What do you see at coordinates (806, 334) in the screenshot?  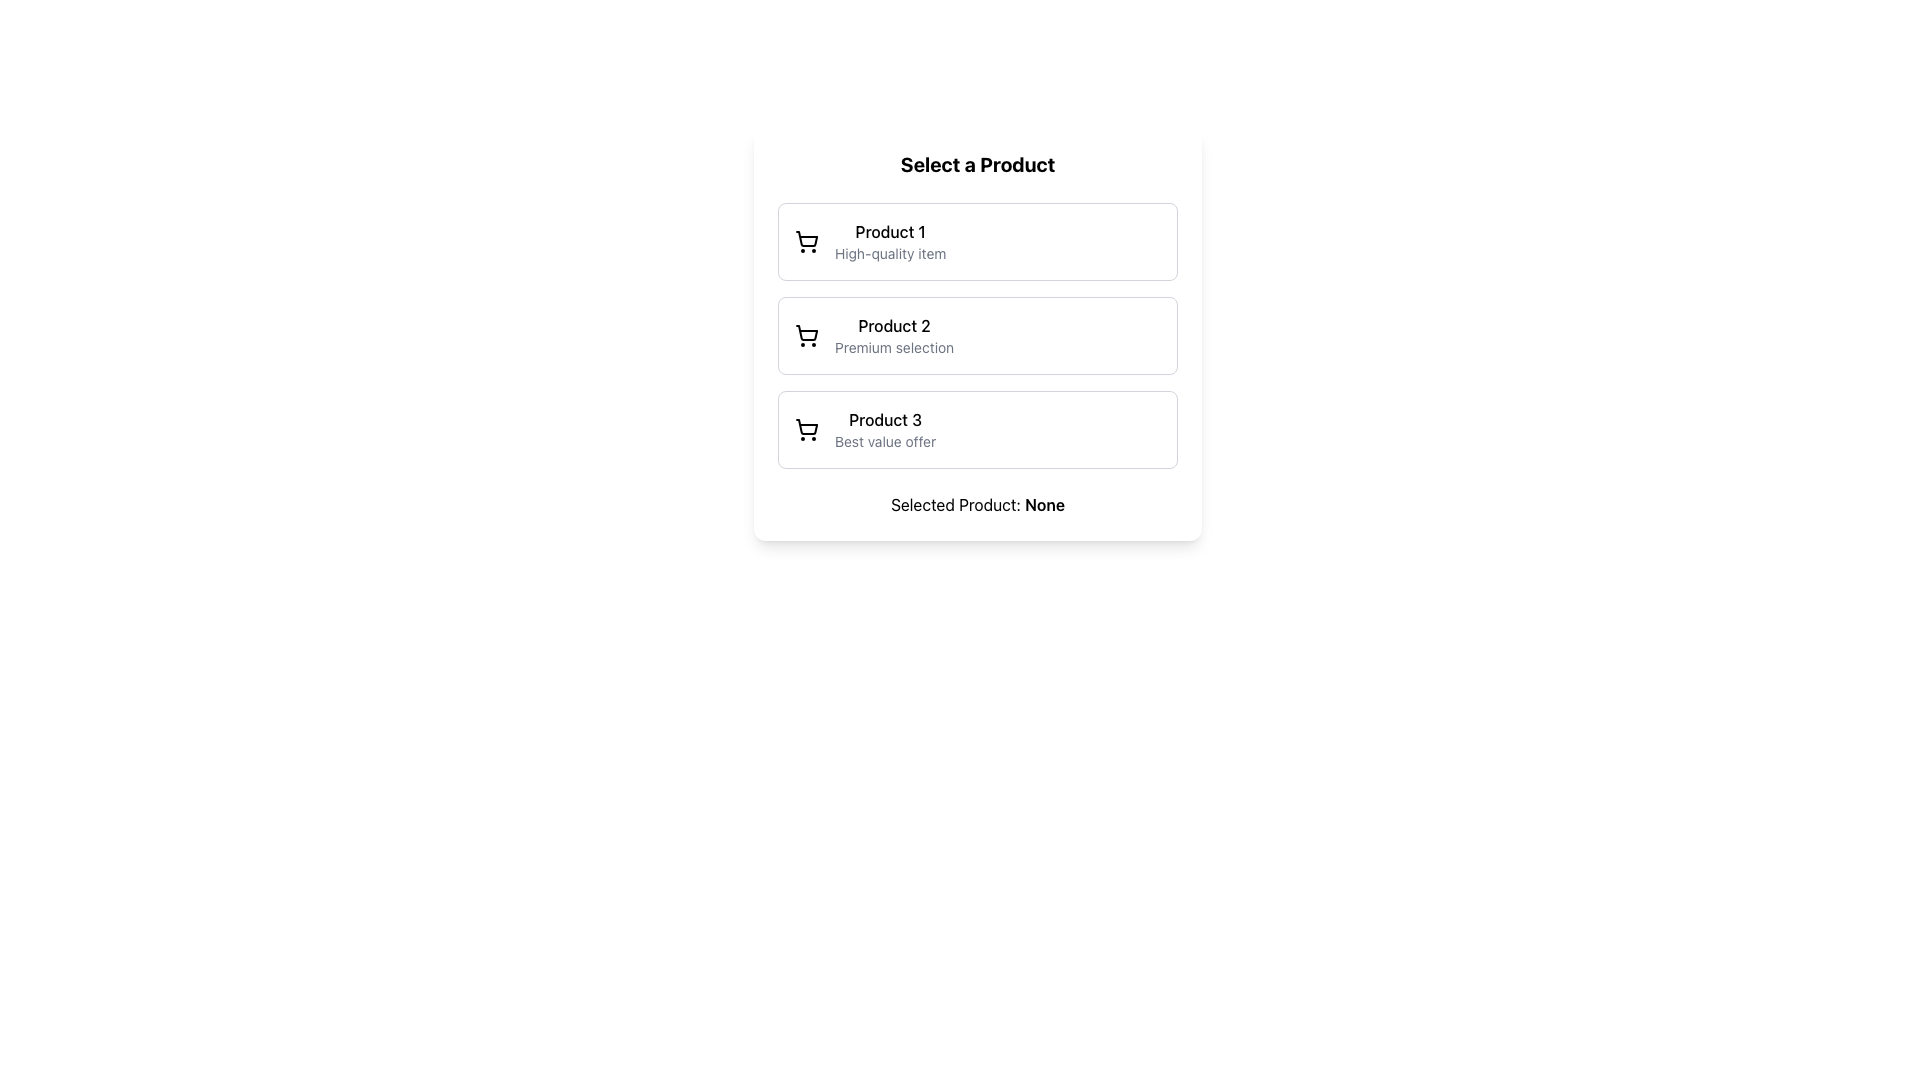 I see `the shopping cart icon located directly to the left of the text 'Product 2'` at bounding box center [806, 334].